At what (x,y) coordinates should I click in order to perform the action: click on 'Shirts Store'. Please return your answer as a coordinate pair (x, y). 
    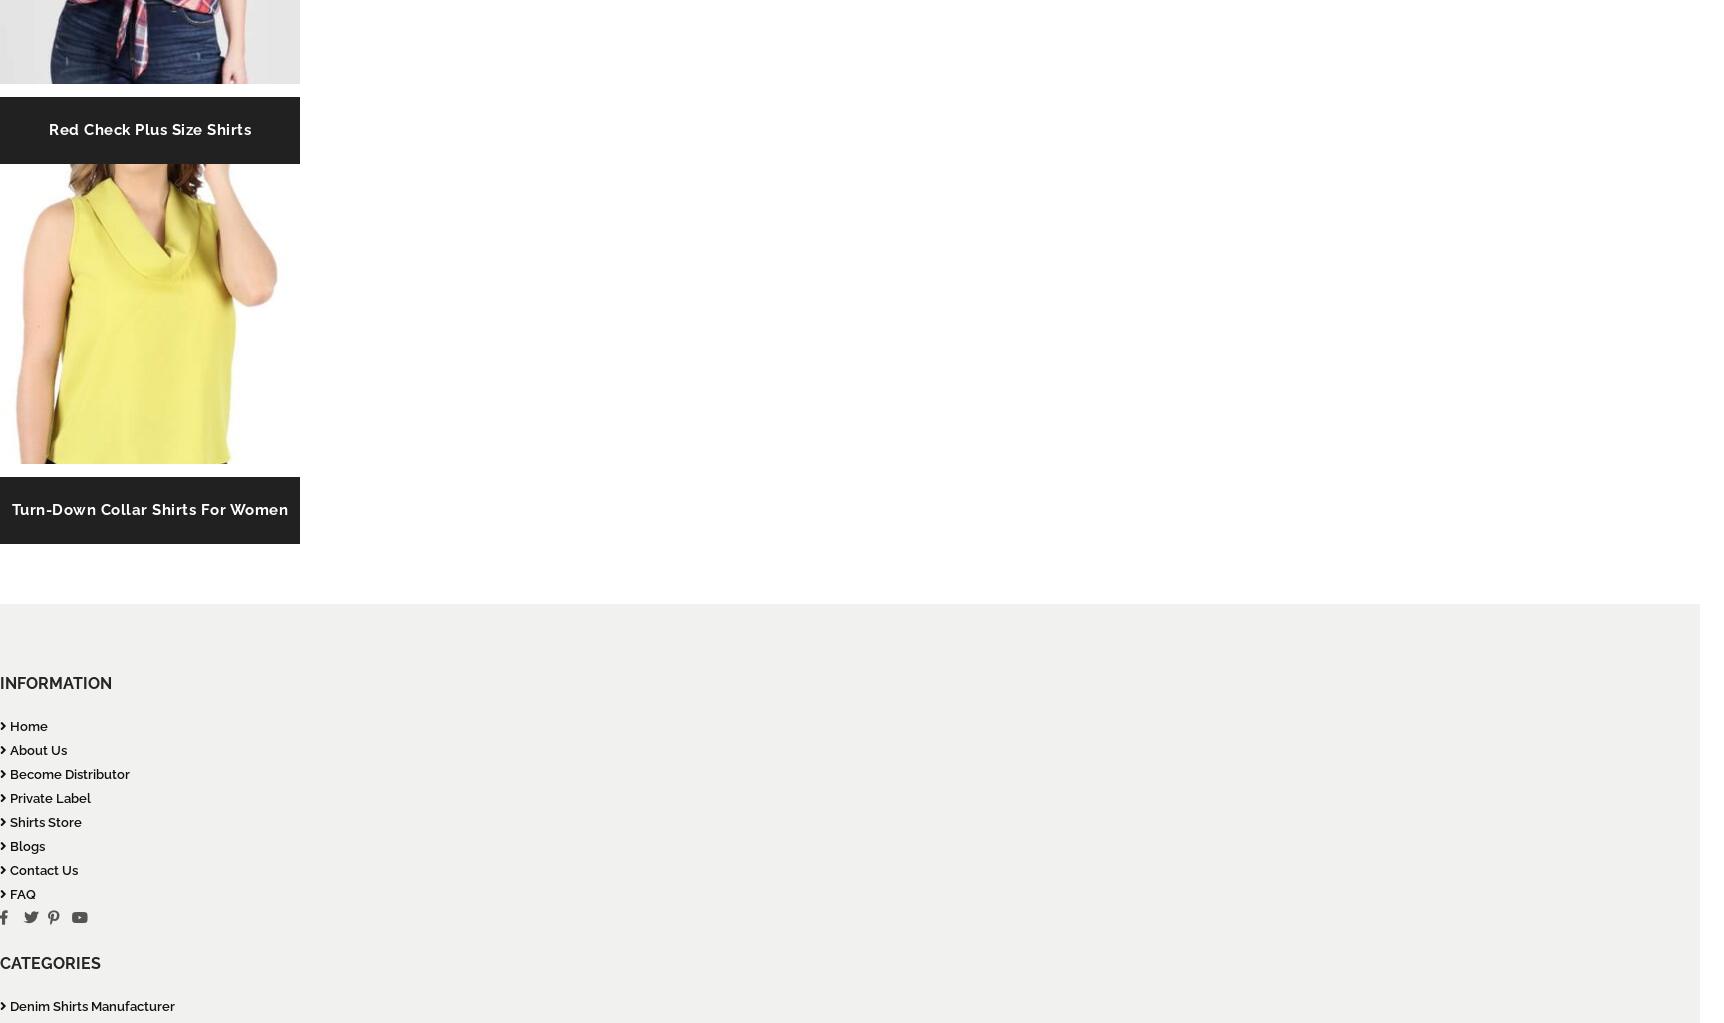
    Looking at the image, I should click on (44, 822).